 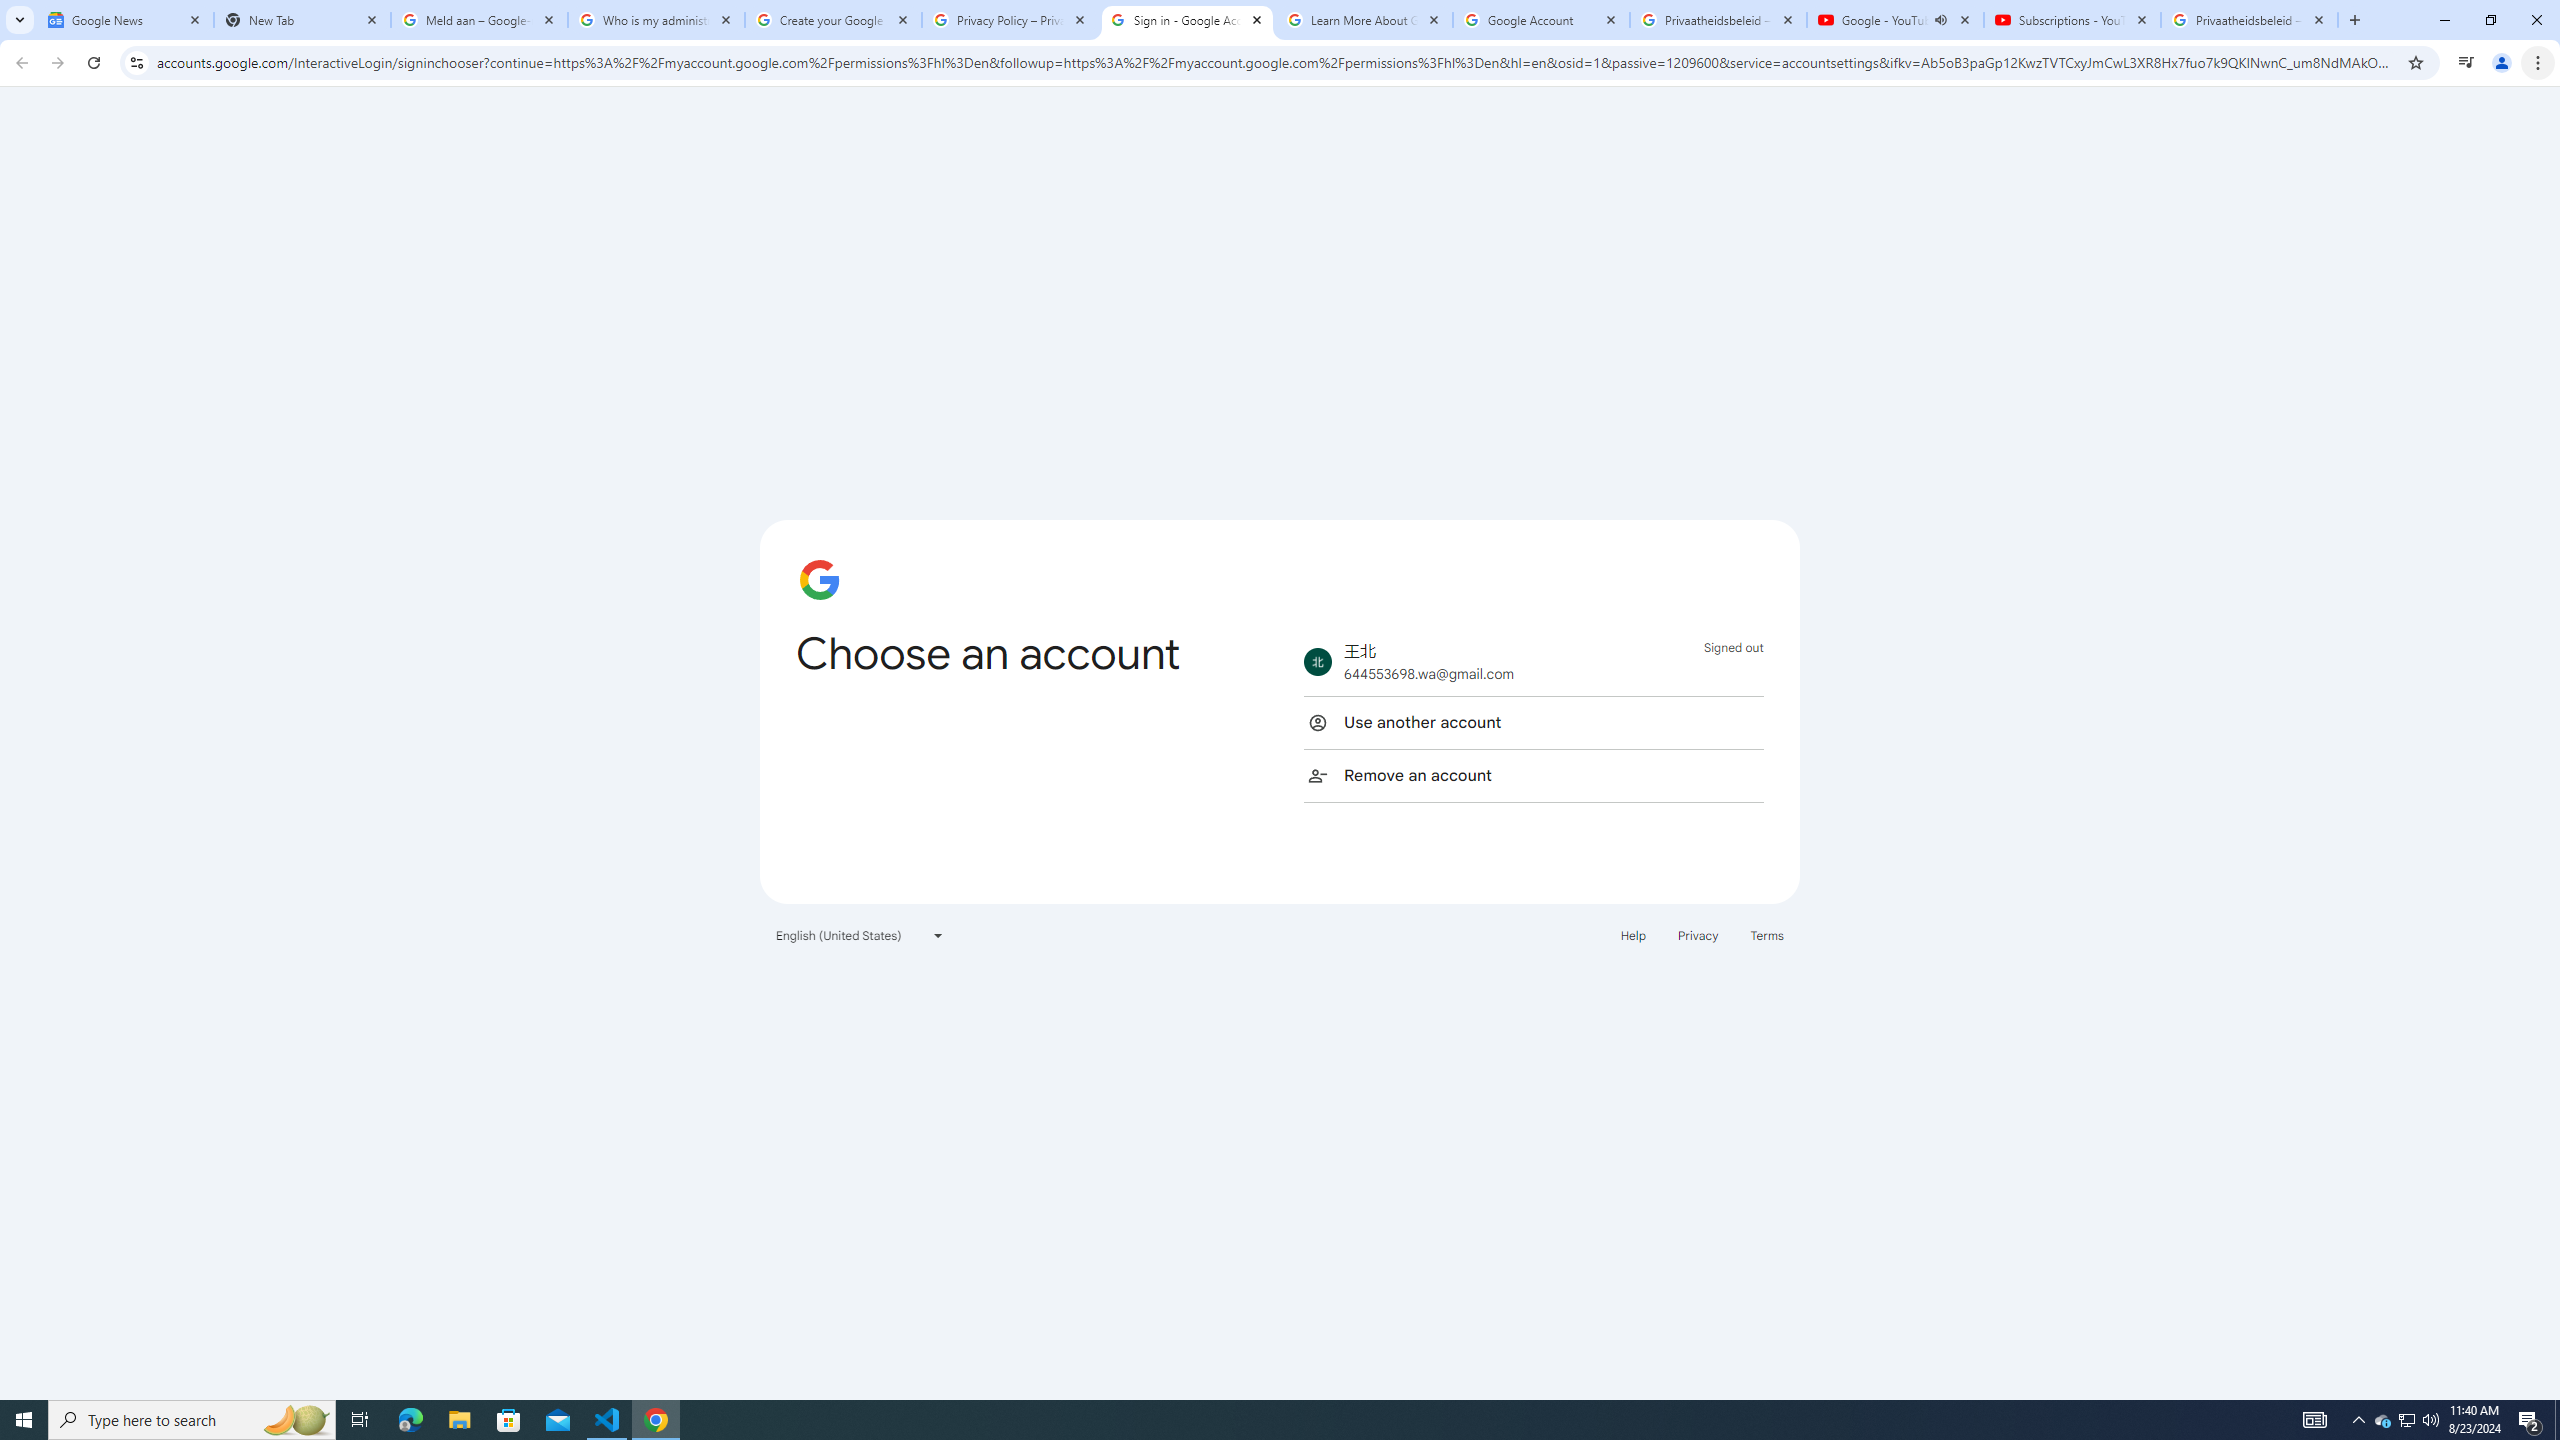 What do you see at coordinates (2071, 19) in the screenshot?
I see `'Subscriptions - YouTube'` at bounding box center [2071, 19].